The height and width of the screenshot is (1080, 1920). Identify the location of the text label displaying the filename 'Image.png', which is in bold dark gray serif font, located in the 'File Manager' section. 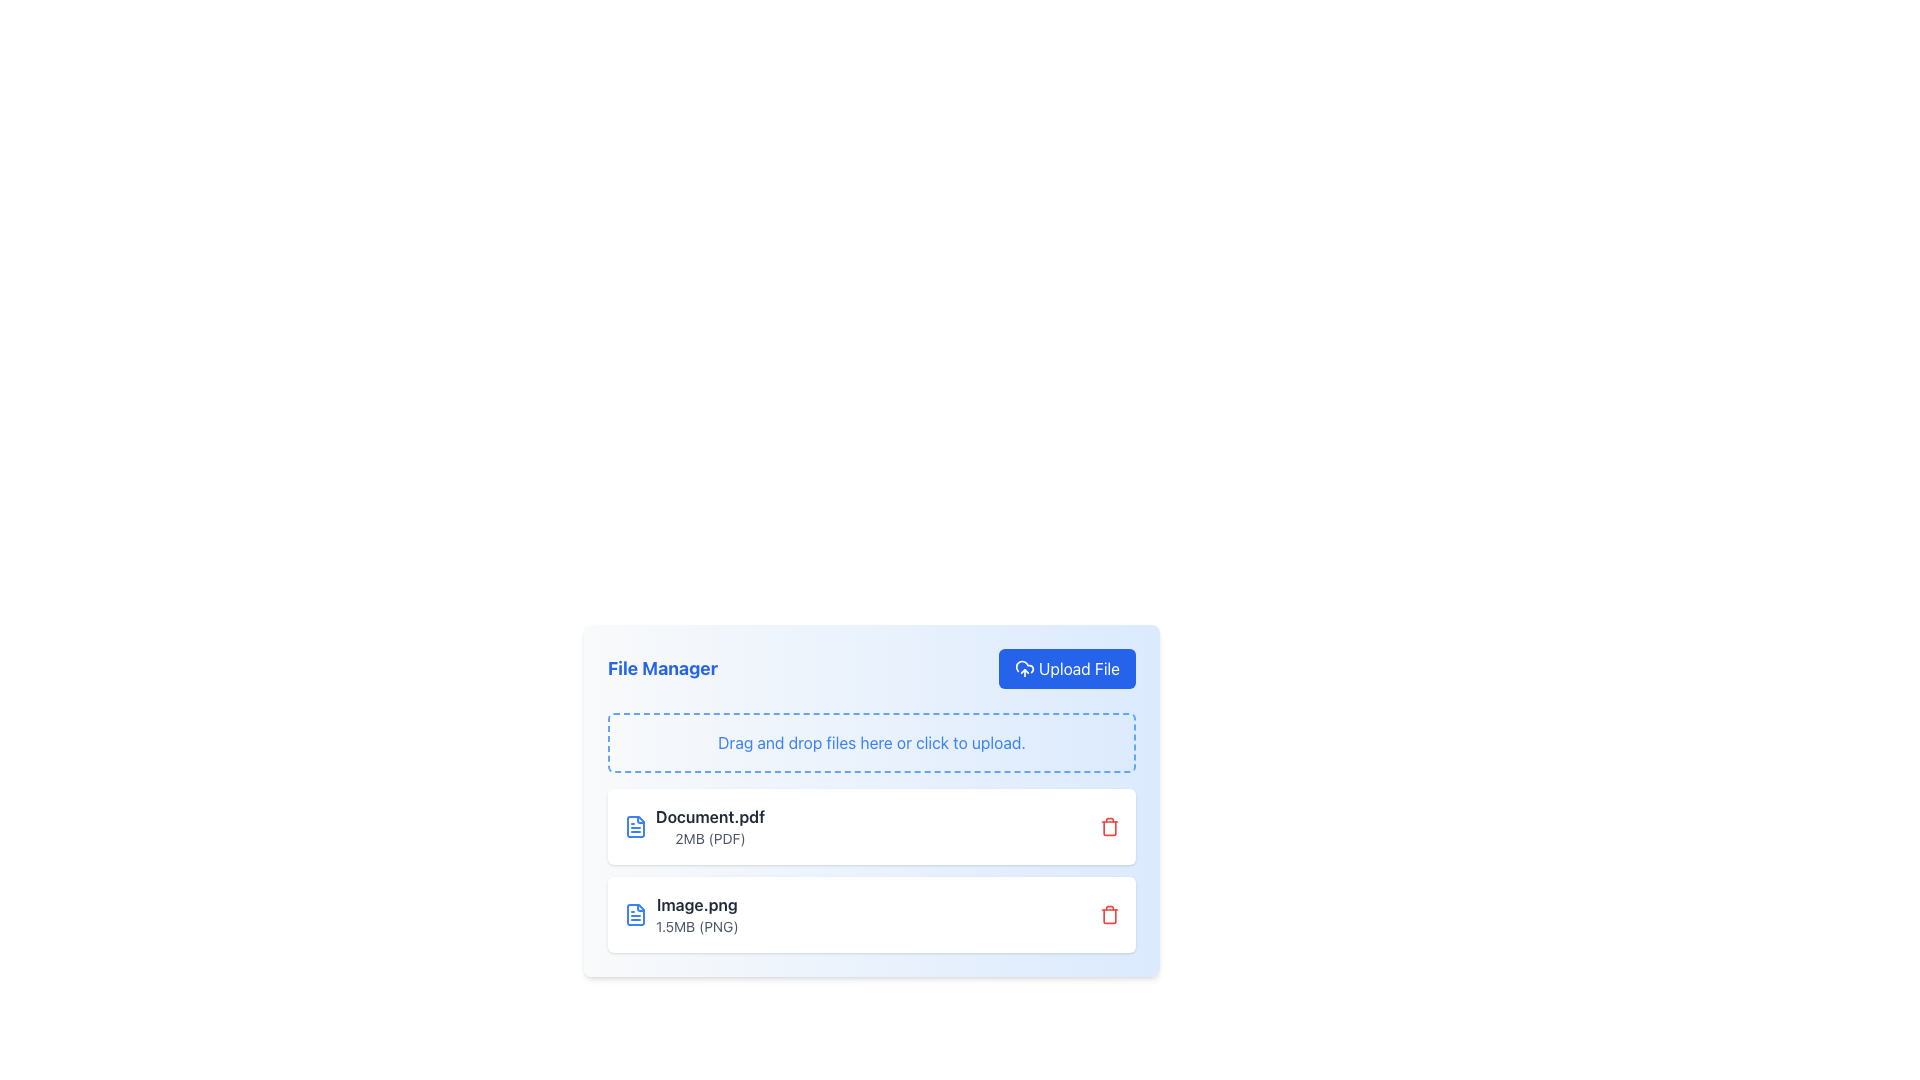
(697, 905).